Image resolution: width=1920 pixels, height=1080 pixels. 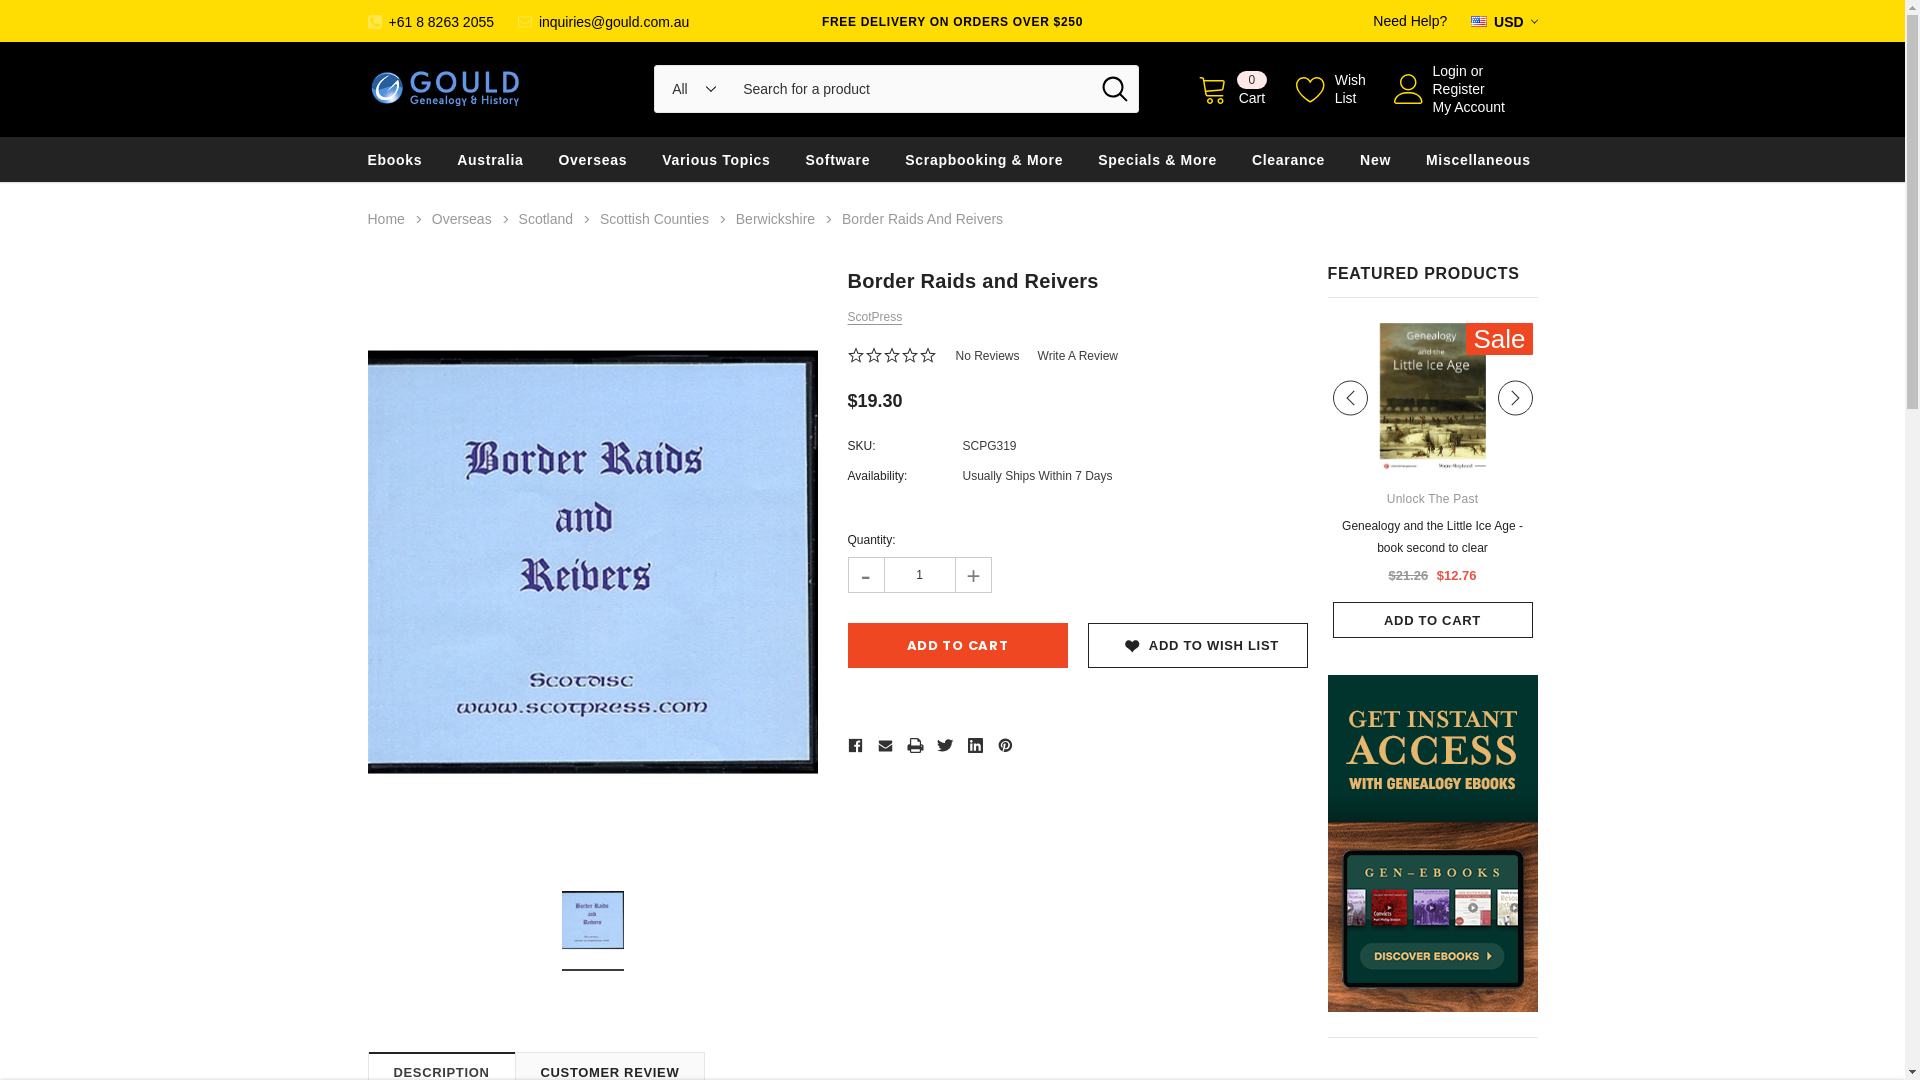 I want to click on 'Wish List', so click(x=1330, y=87).